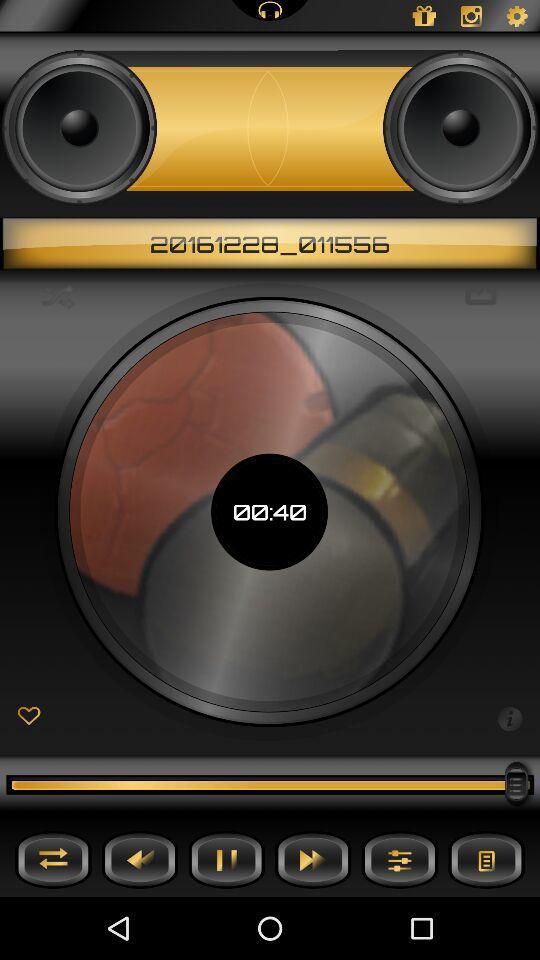 This screenshot has width=540, height=960. Describe the element at coordinates (58, 295) in the screenshot. I see `the icon next to the 00:40 icon` at that location.